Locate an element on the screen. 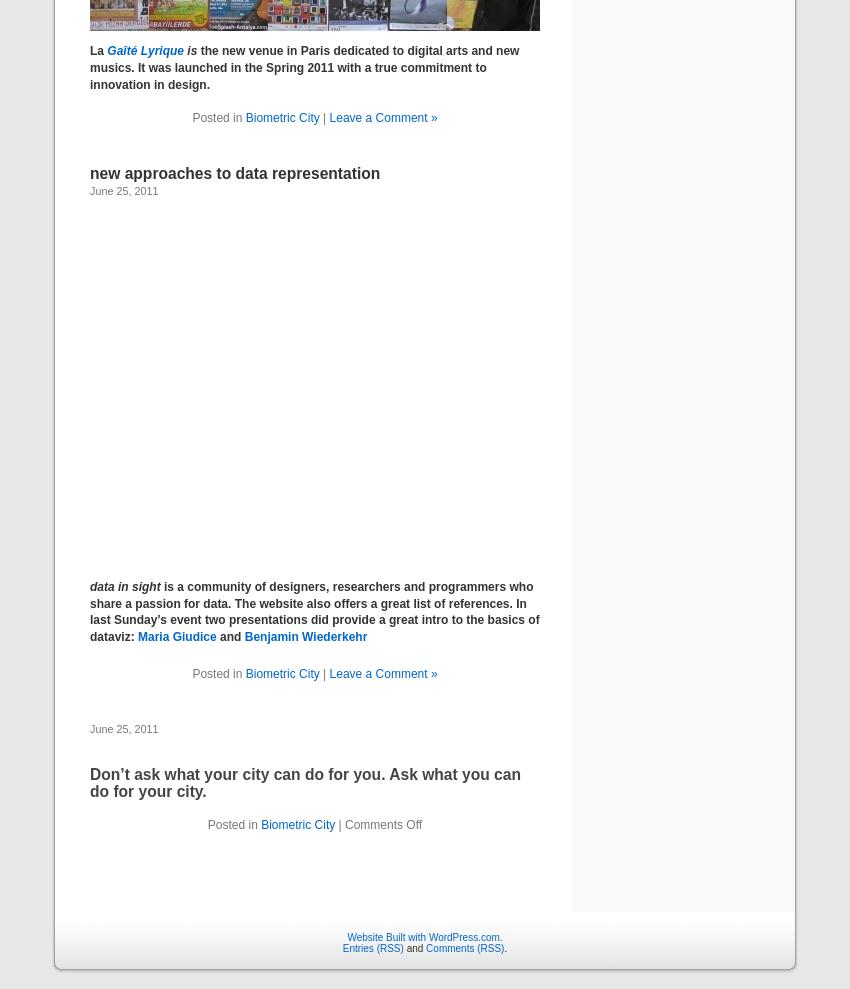 This screenshot has width=850, height=989. 'Comments Off' is located at coordinates (382, 823).